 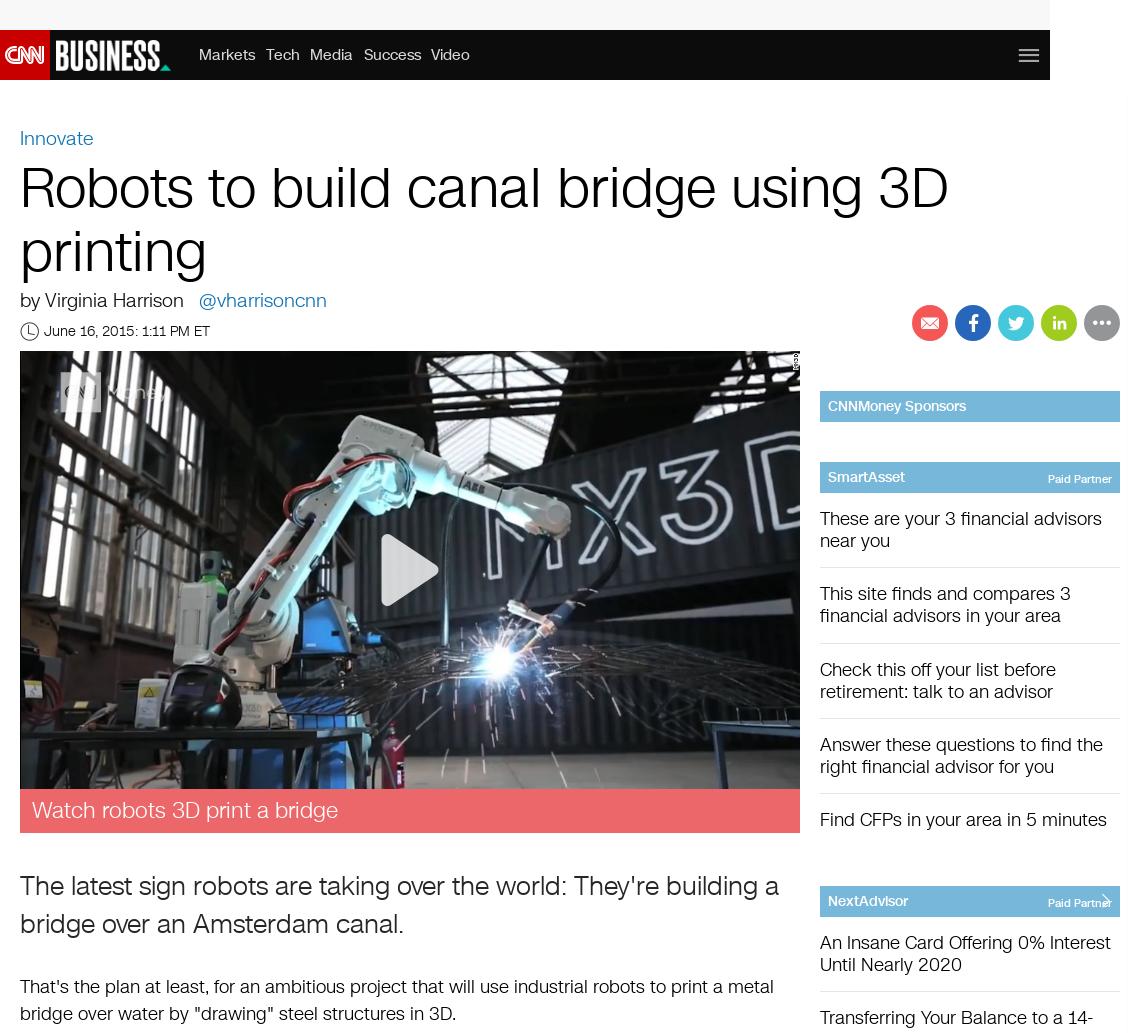 I want to click on 'That's the plan at least, for an ambitious project that will use industrial robots to print a metal bridge over water by "drawing" steel structures in 3D.', so click(x=395, y=999).